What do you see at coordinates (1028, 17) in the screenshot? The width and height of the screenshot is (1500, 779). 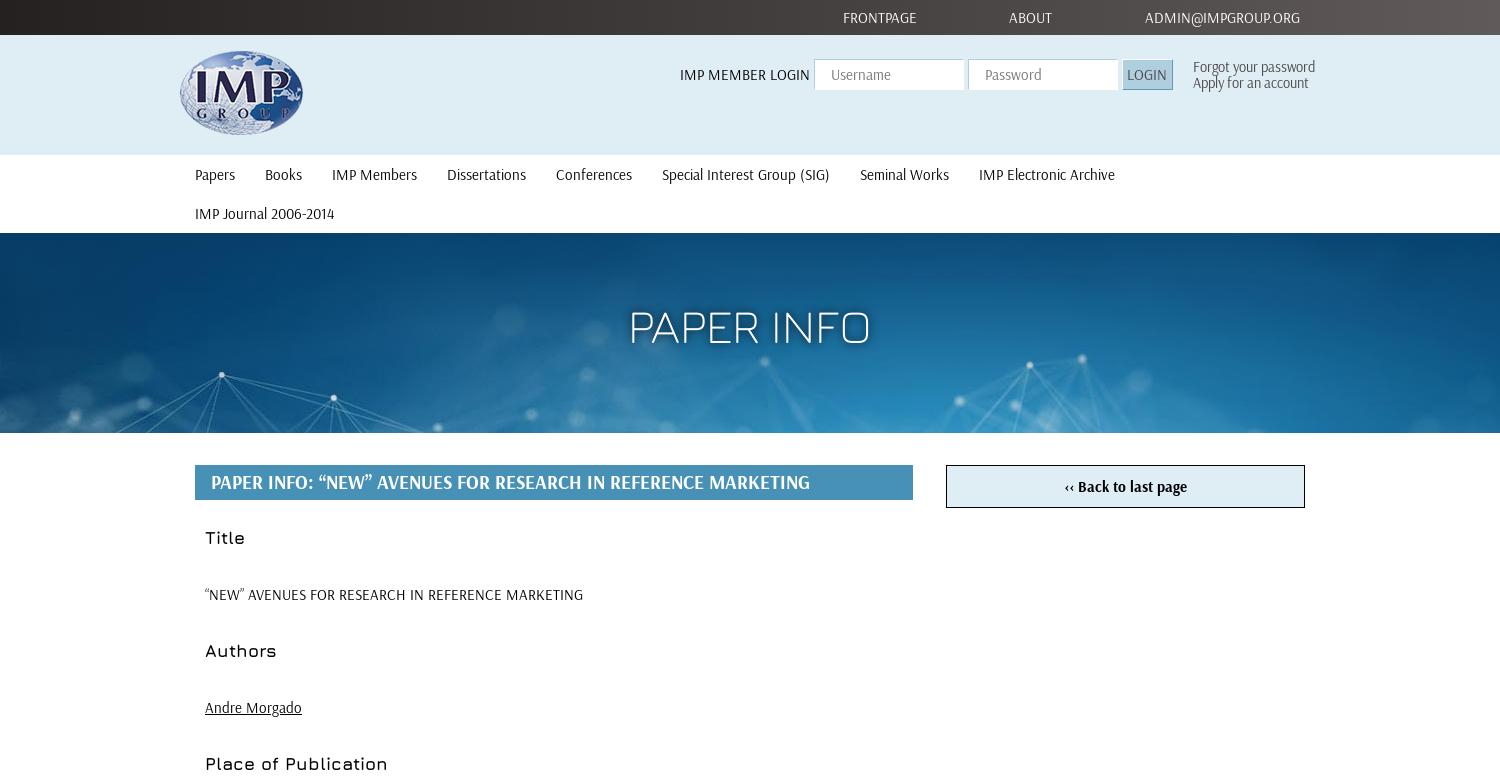 I see `'About'` at bounding box center [1028, 17].